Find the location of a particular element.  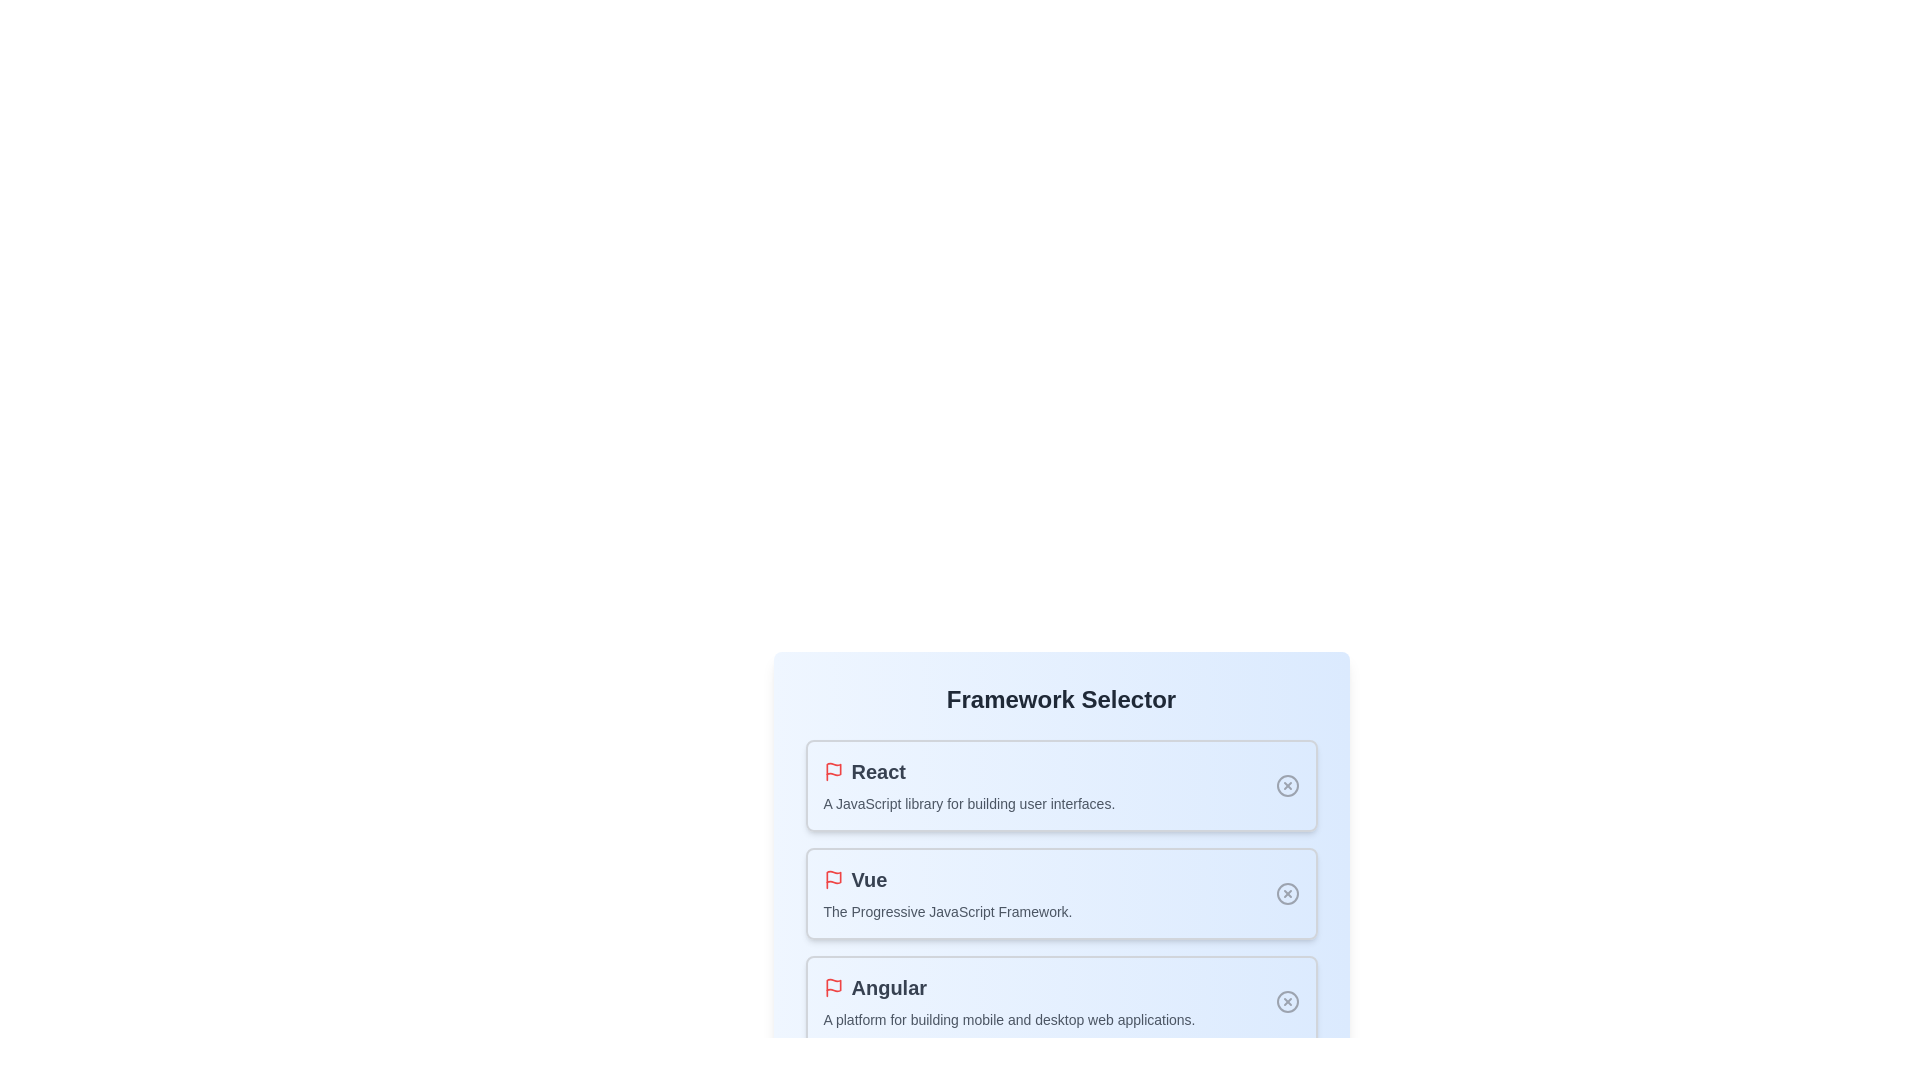

the selection state indicator for Angular is located at coordinates (1287, 1002).